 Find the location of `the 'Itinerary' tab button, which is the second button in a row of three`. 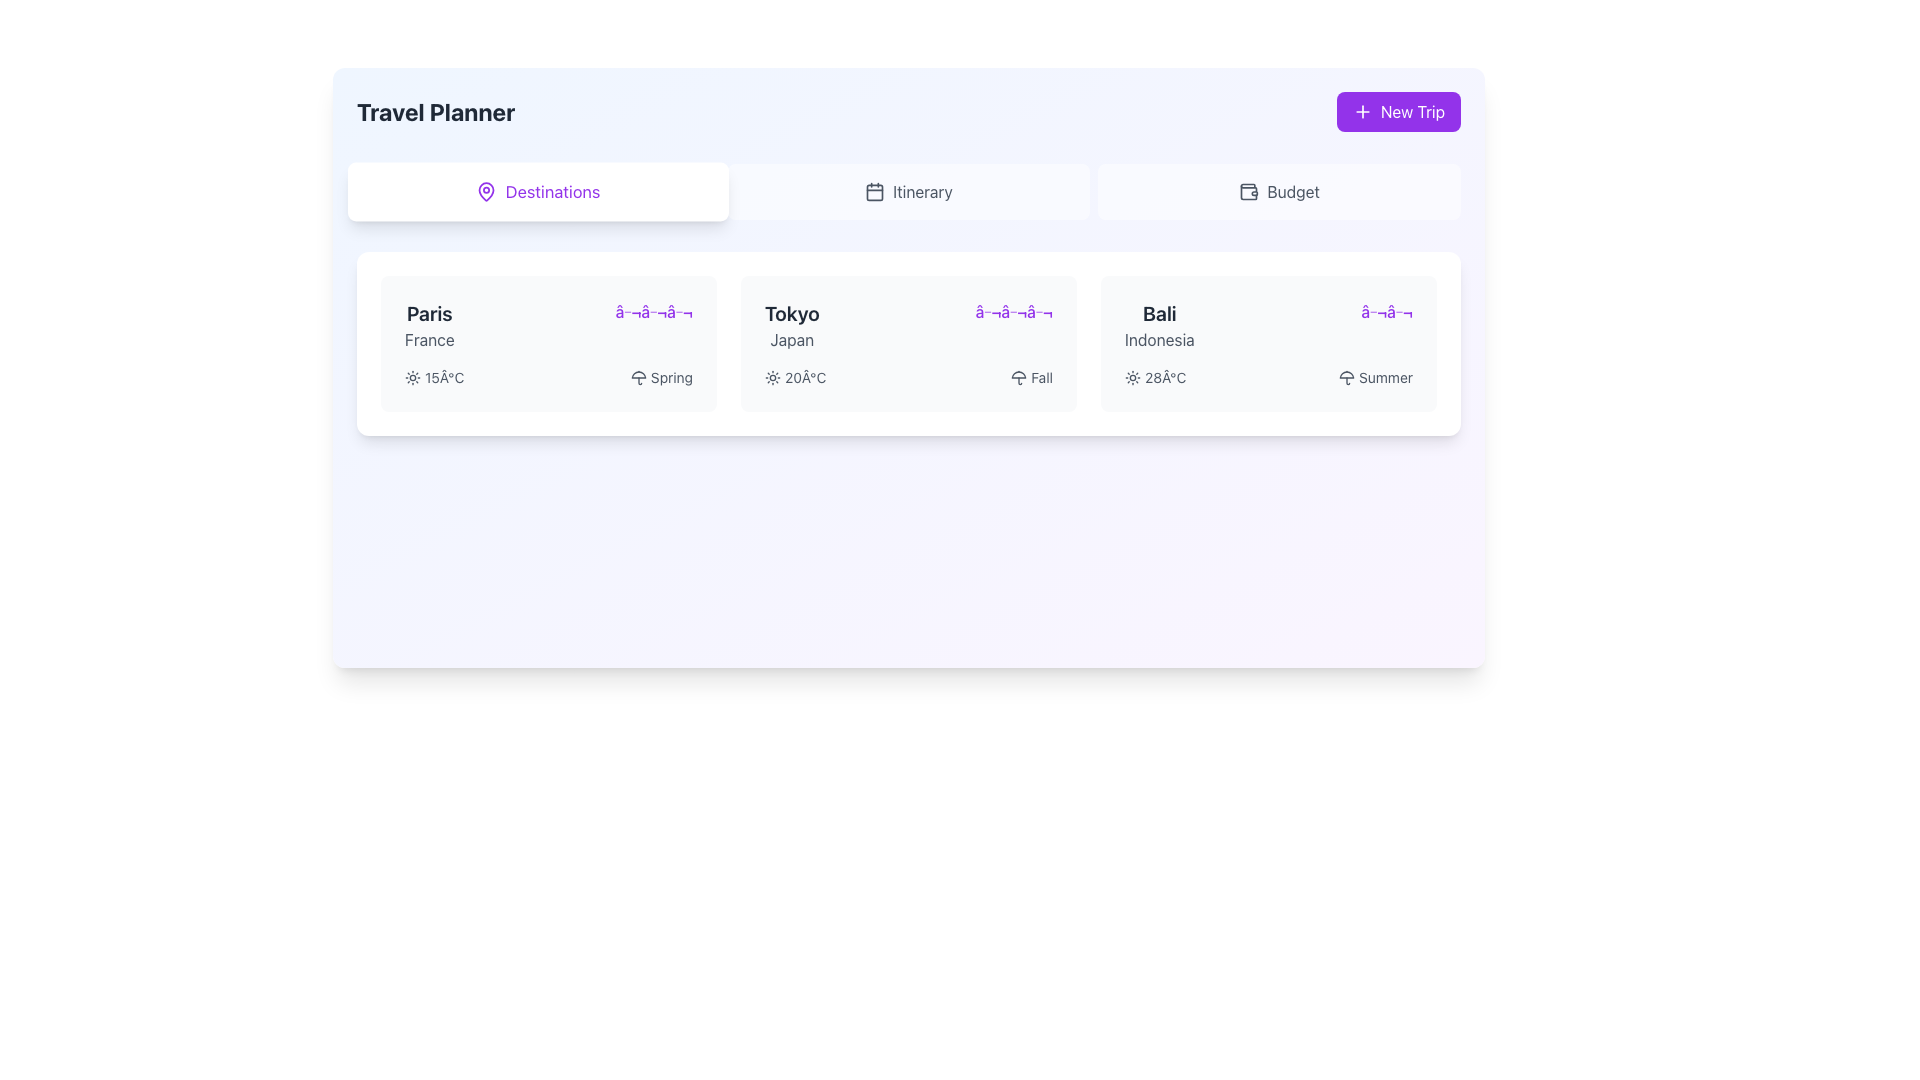

the 'Itinerary' tab button, which is the second button in a row of three is located at coordinates (907, 192).